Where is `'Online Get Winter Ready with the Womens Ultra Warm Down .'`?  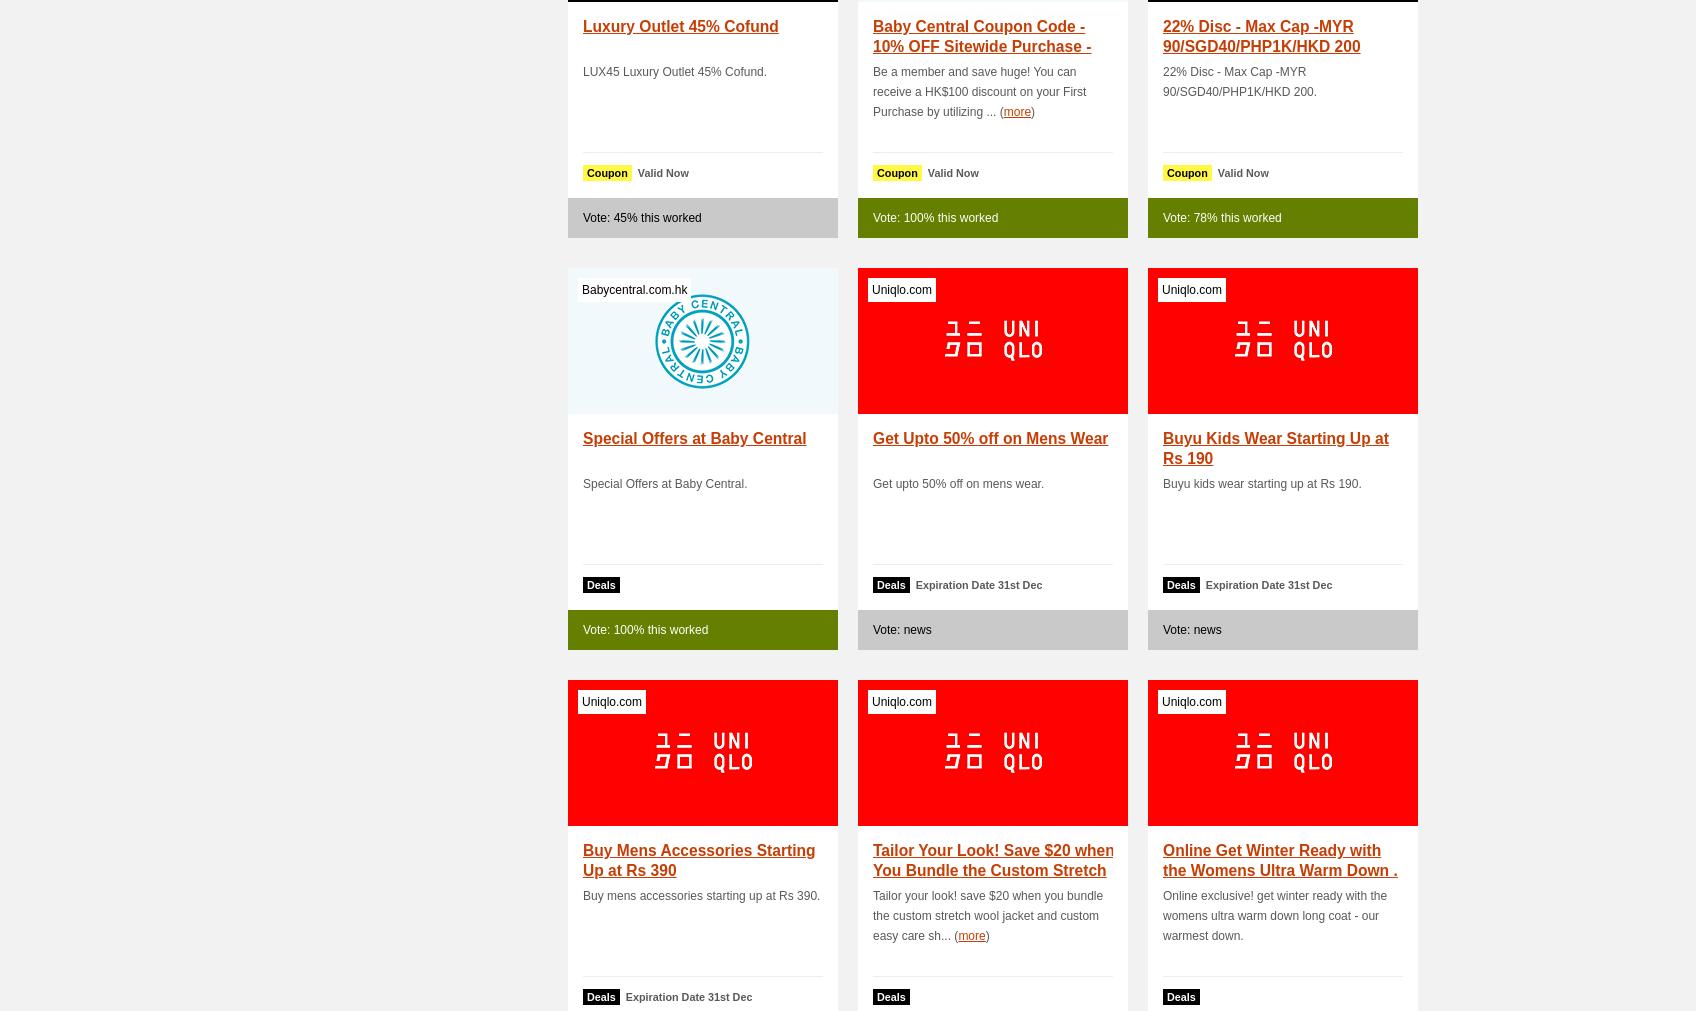
'Online Get Winter Ready with the Womens Ultra Warm Down .' is located at coordinates (1162, 860).